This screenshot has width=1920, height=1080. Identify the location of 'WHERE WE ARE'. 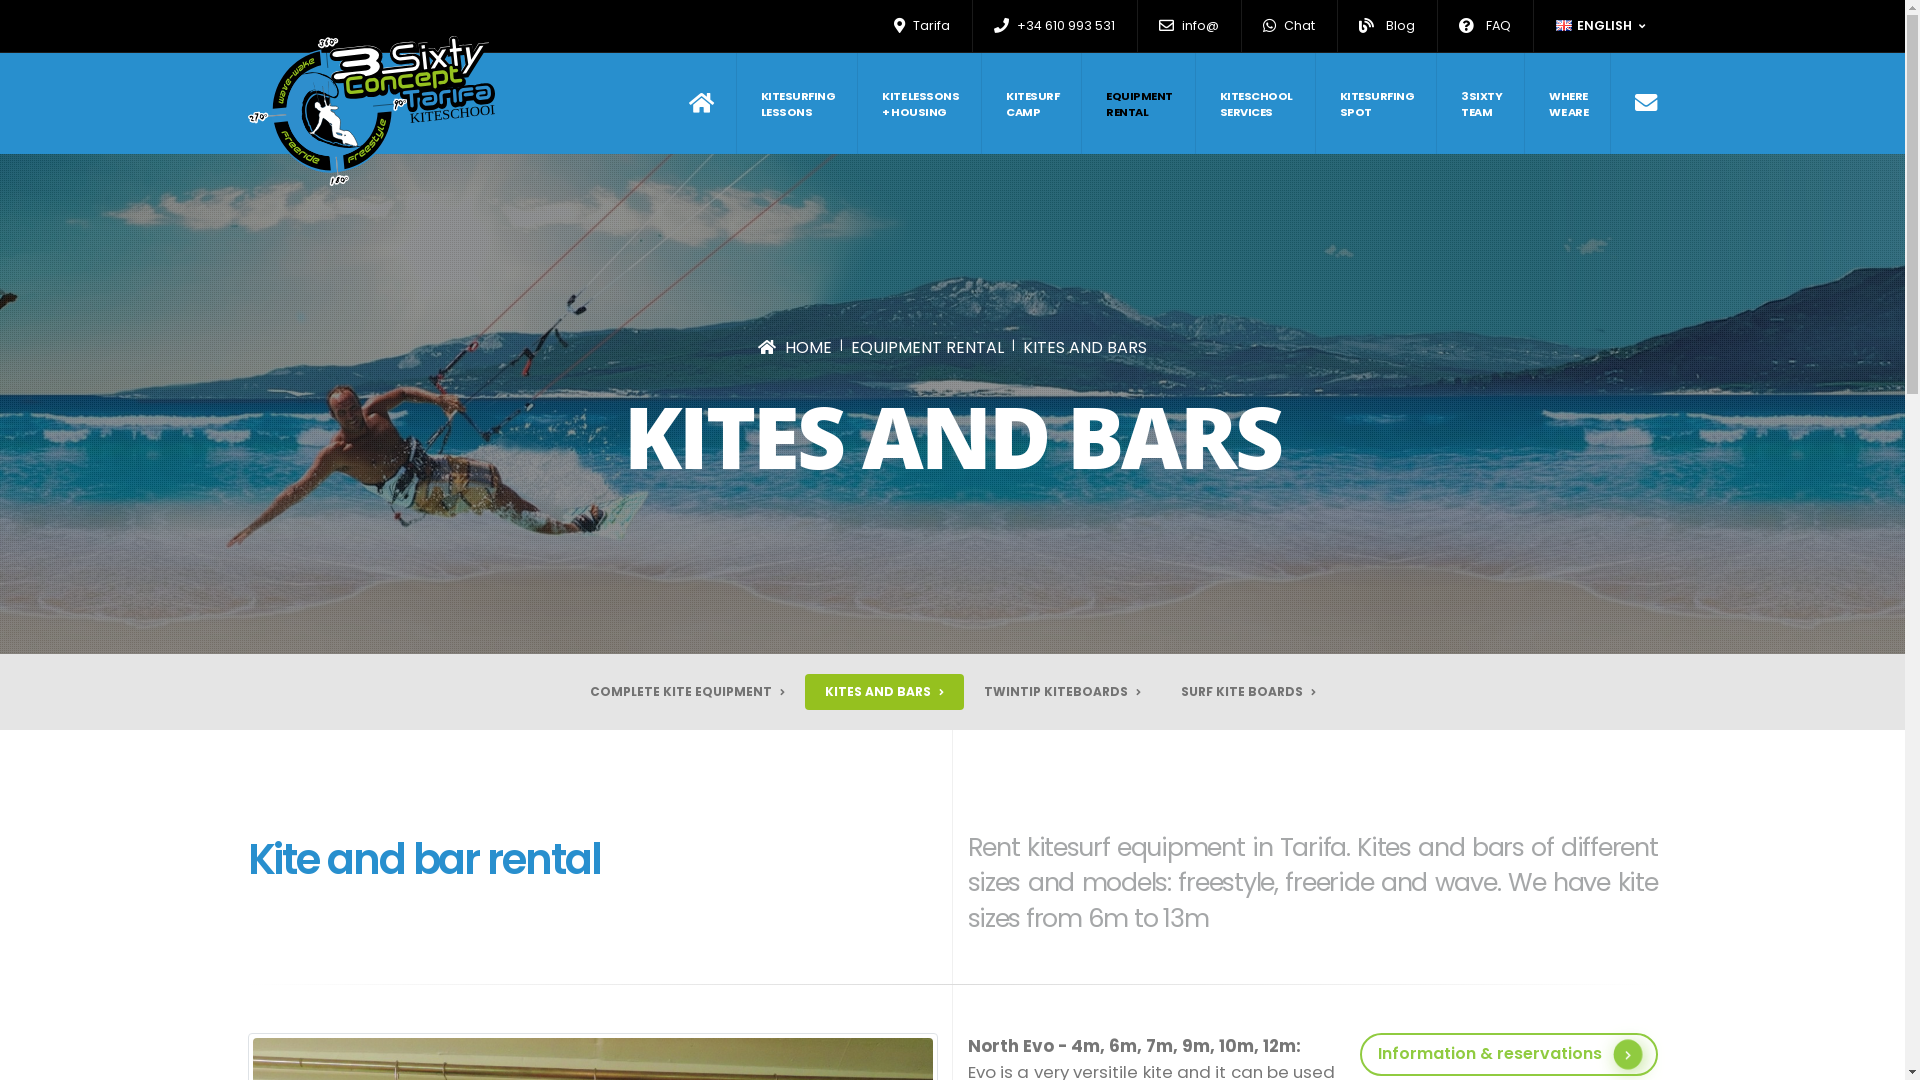
(1568, 103).